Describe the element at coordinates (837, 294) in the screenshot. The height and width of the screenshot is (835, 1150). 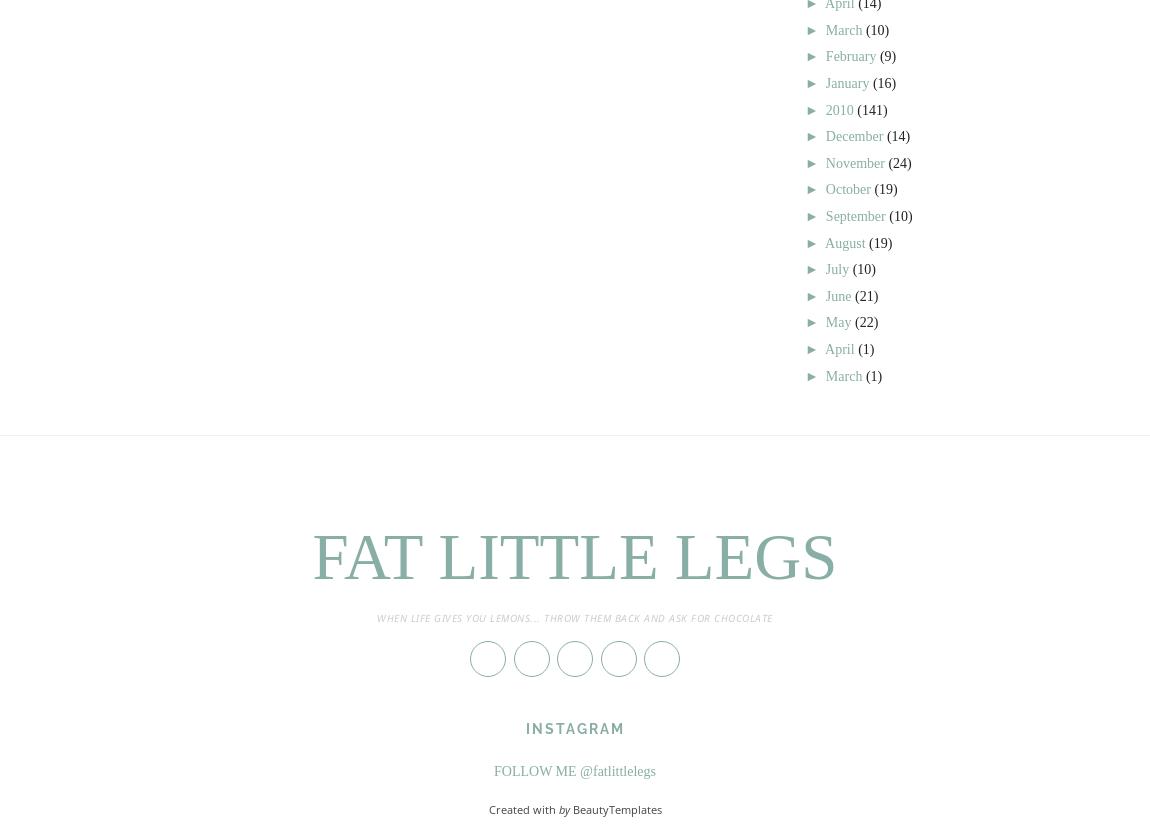
I see `'June'` at that location.